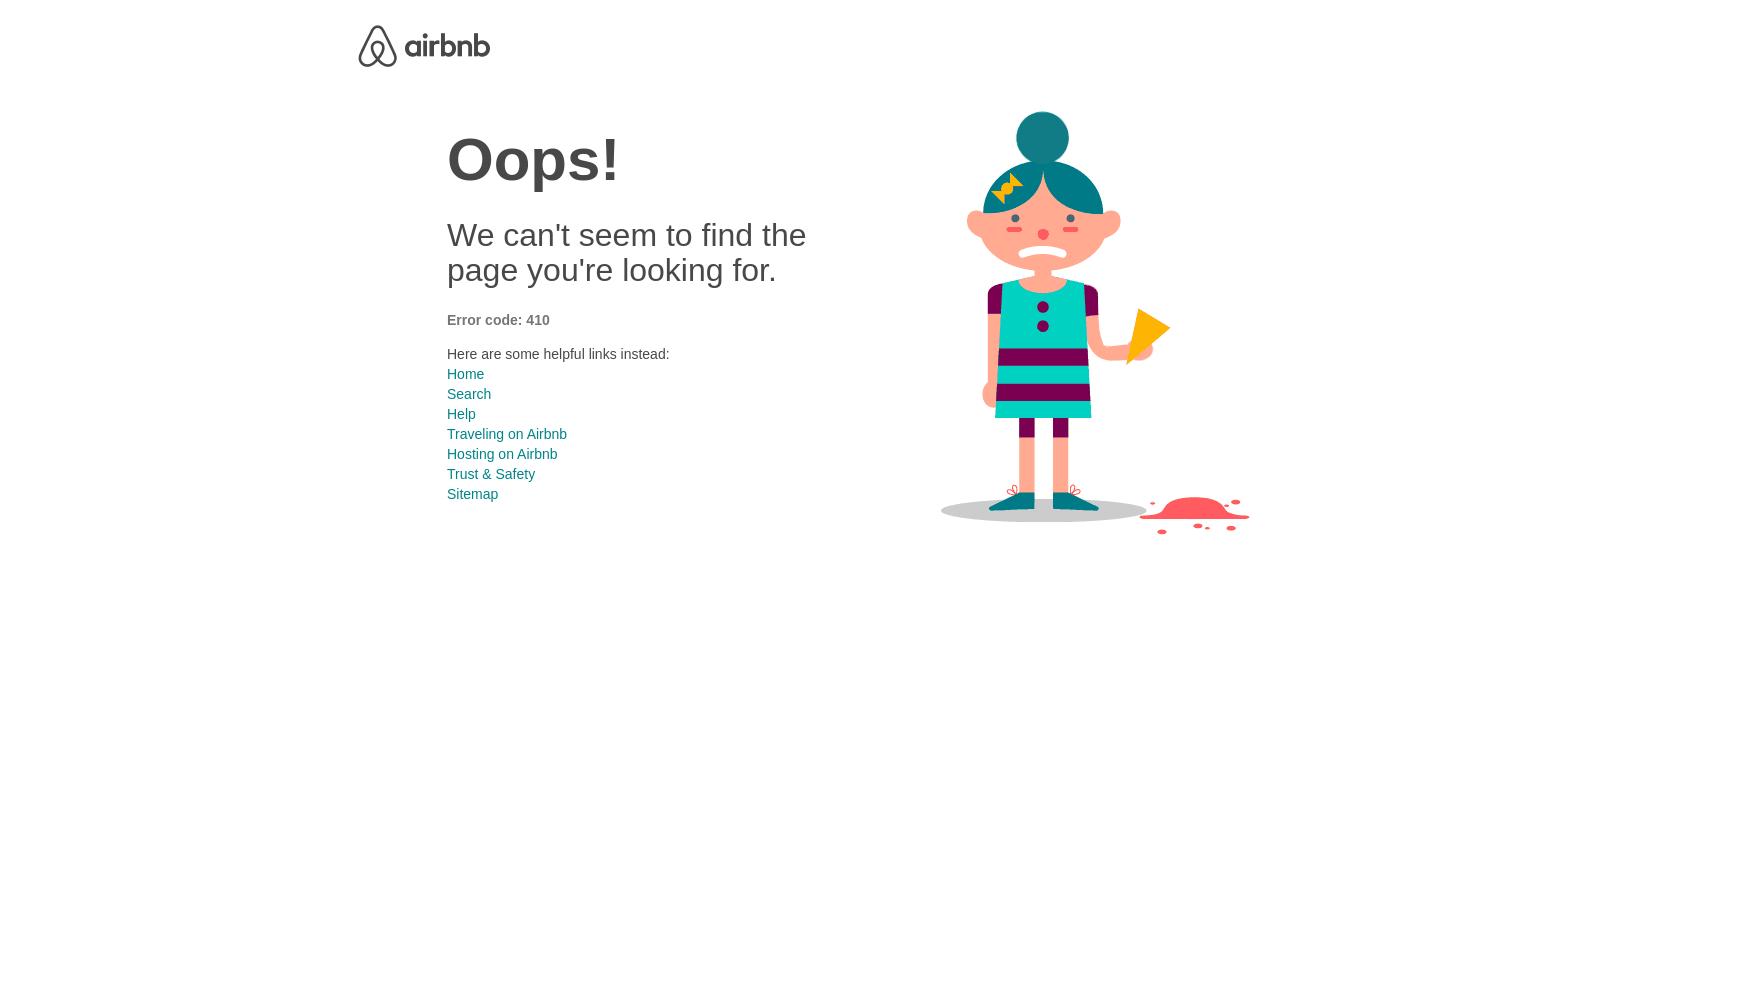 The height and width of the screenshot is (1000, 1750). What do you see at coordinates (446, 452) in the screenshot?
I see `'Hosting on Airbnb'` at bounding box center [446, 452].